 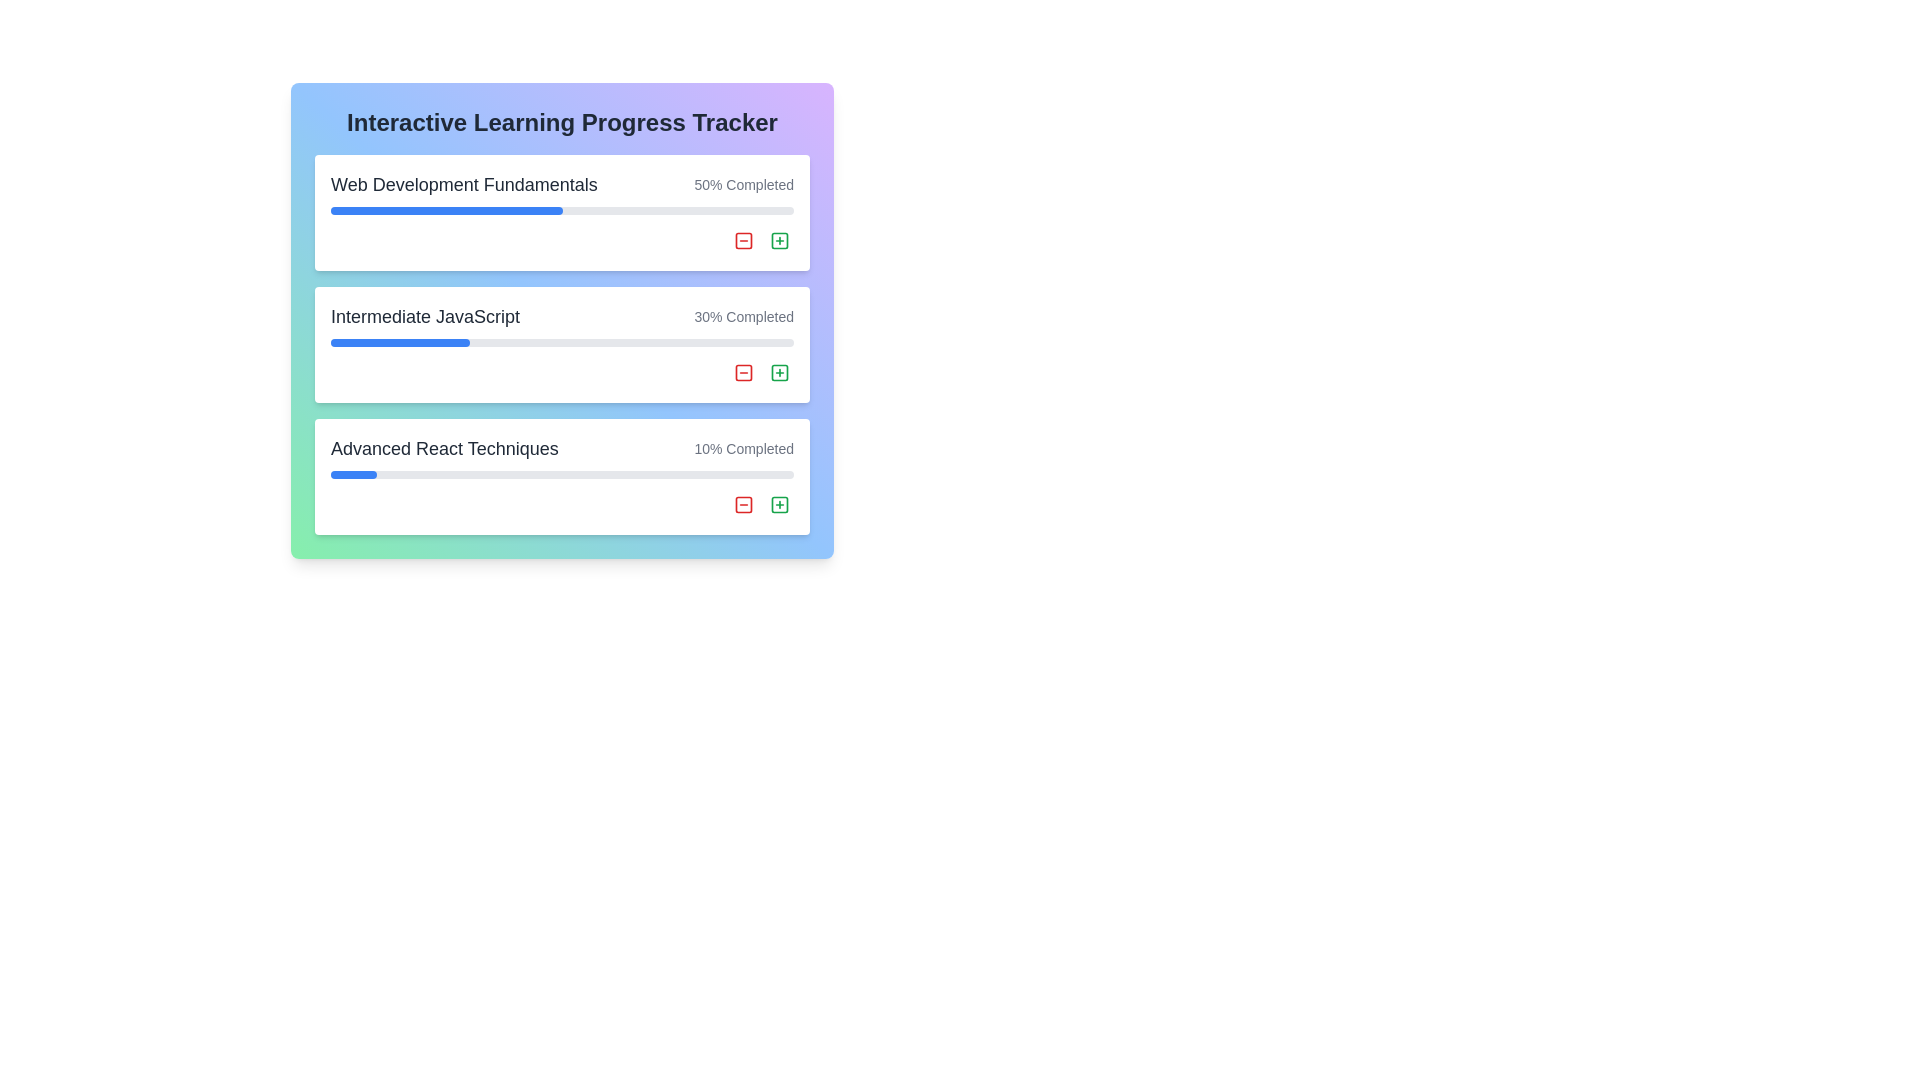 I want to click on the red square icon button located to the right of the text 'Web Development Fundamentals' in the first list item, so click(x=743, y=239).